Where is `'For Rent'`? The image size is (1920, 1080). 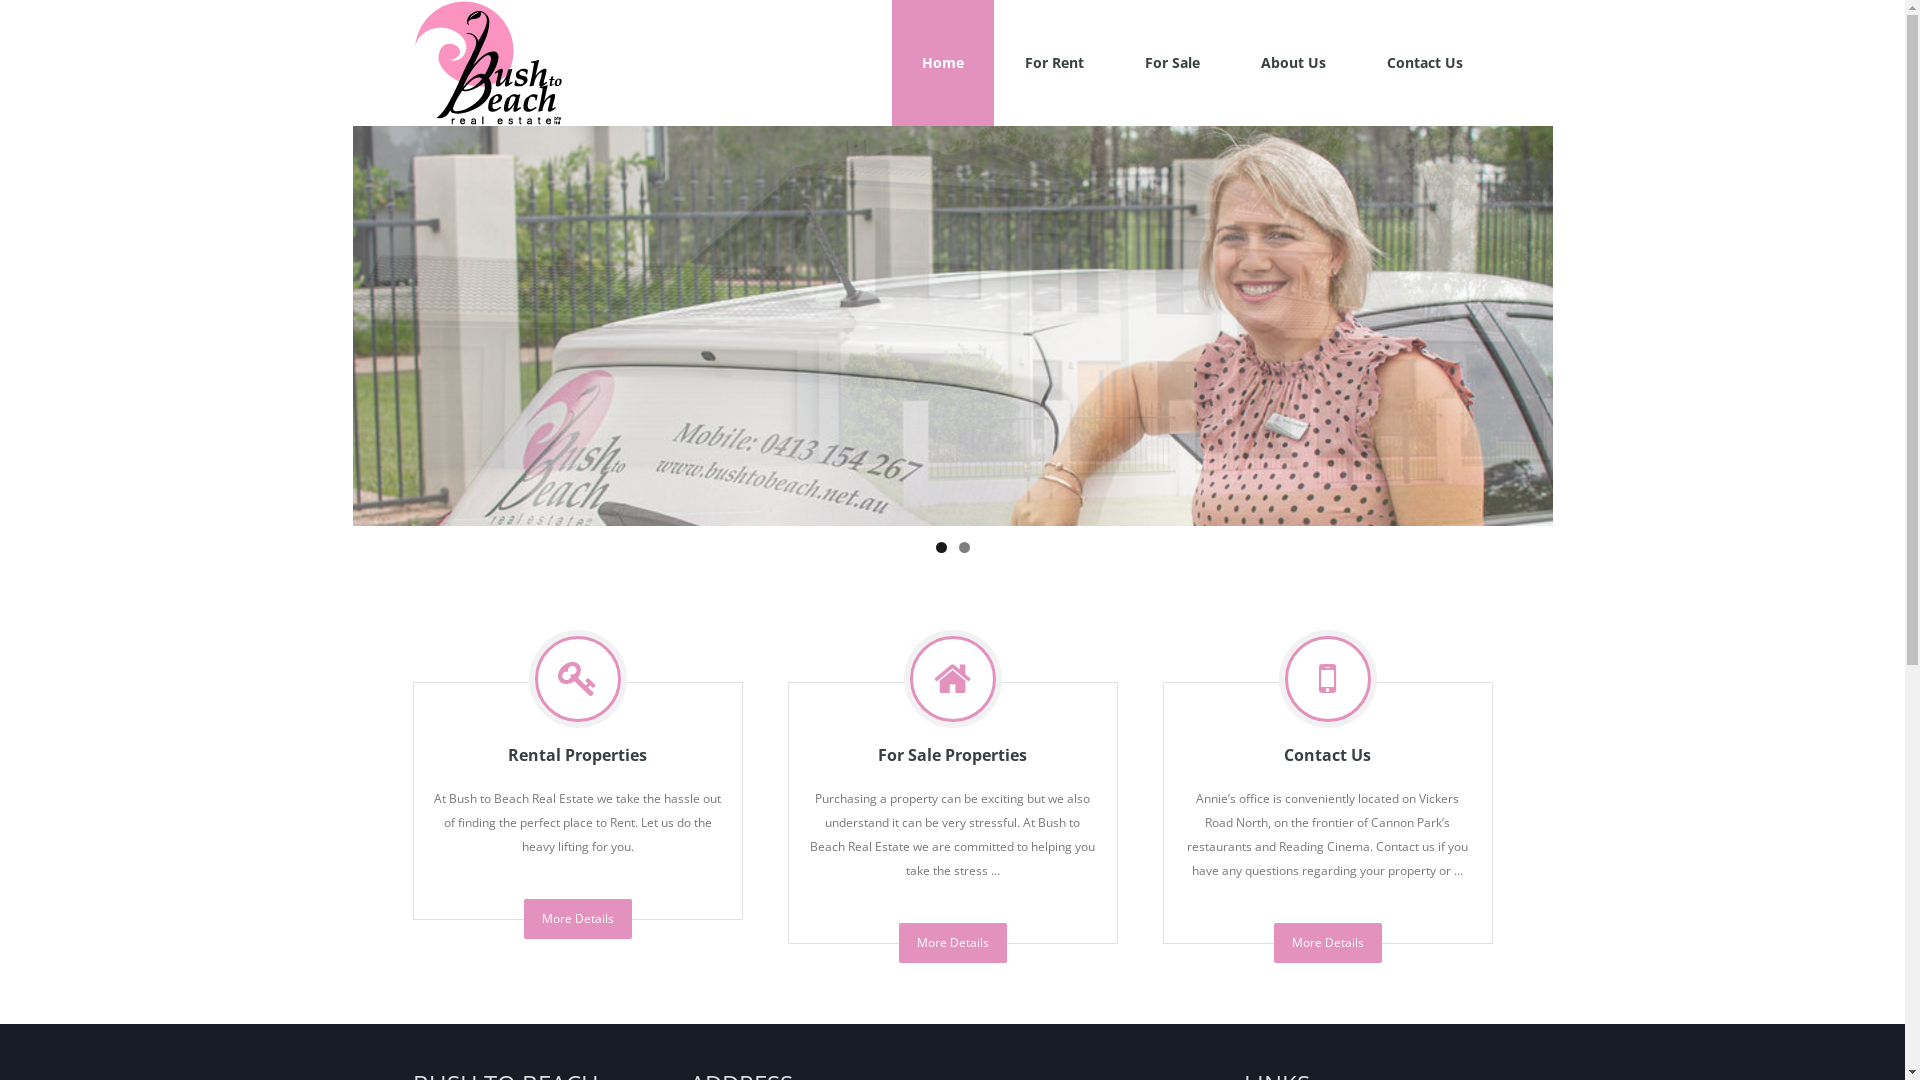
'For Rent' is located at coordinates (1052, 61).